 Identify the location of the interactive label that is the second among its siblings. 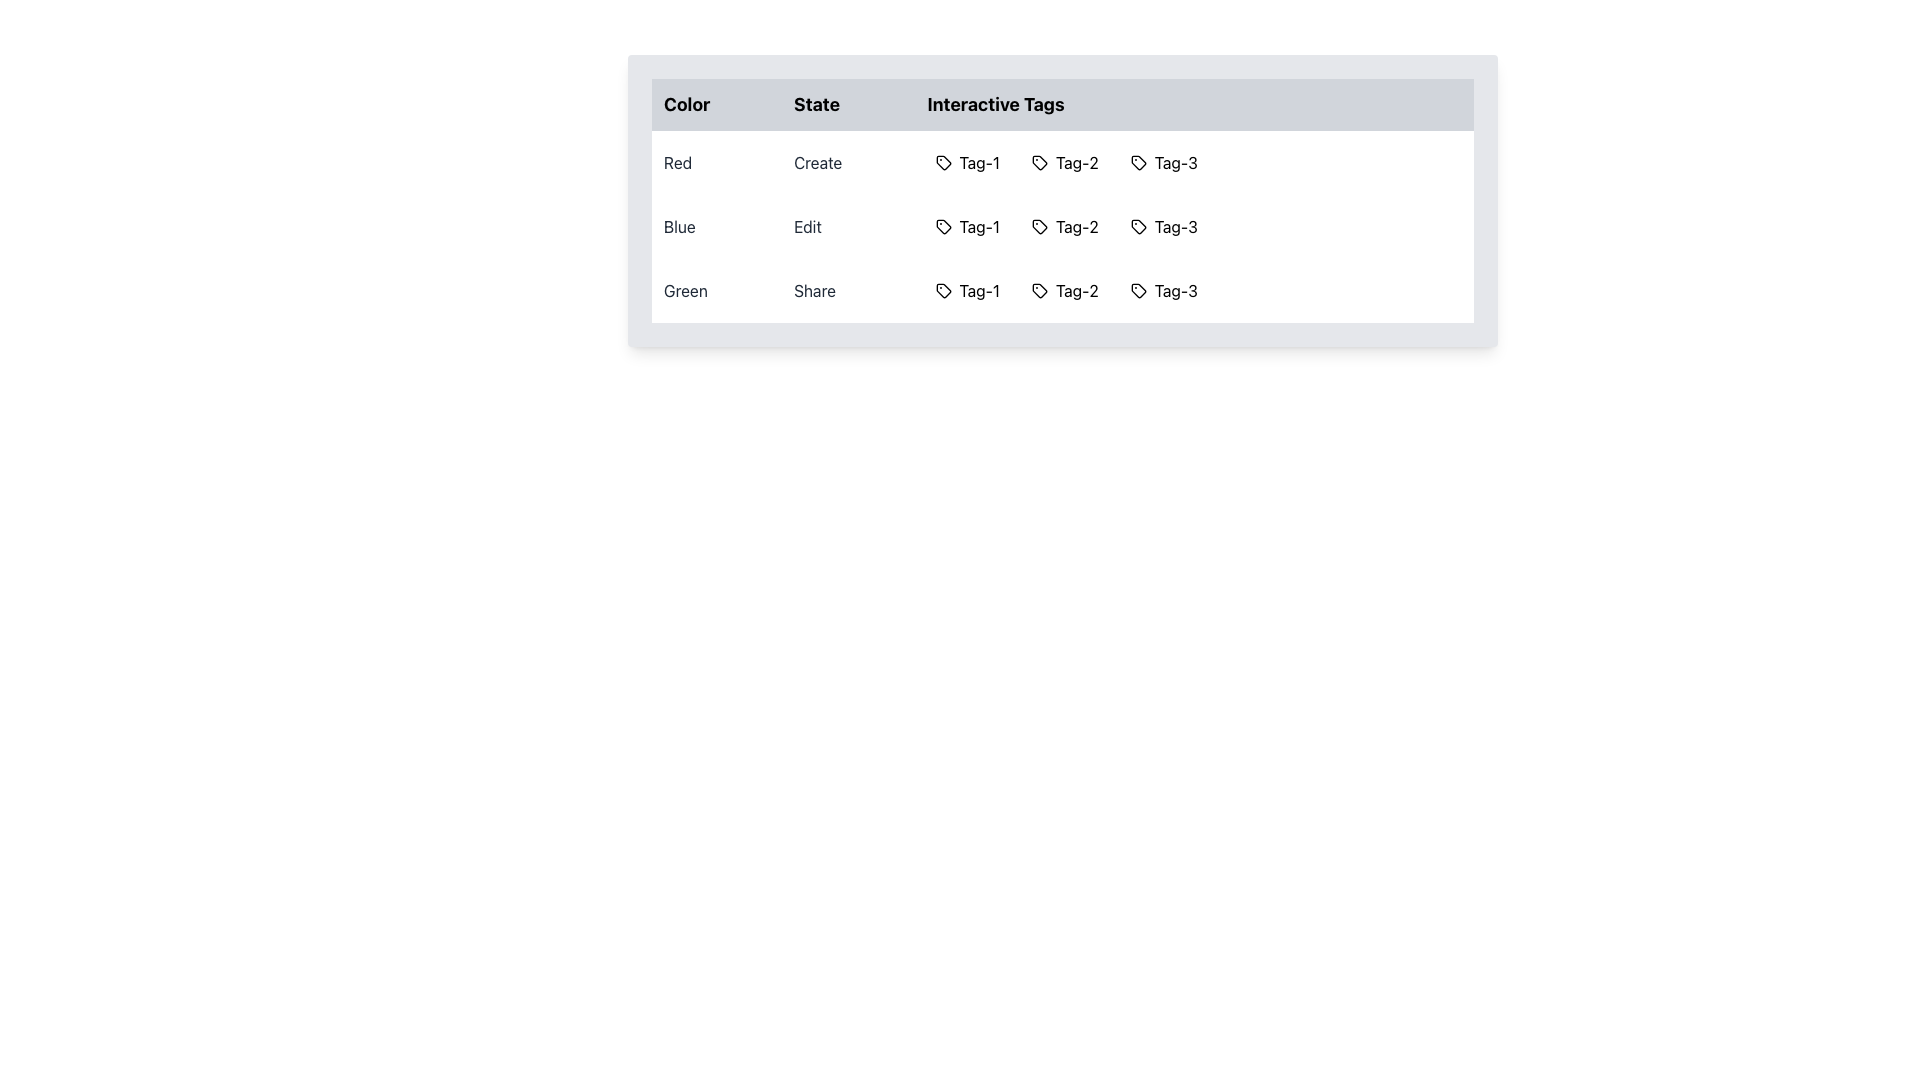
(1064, 161).